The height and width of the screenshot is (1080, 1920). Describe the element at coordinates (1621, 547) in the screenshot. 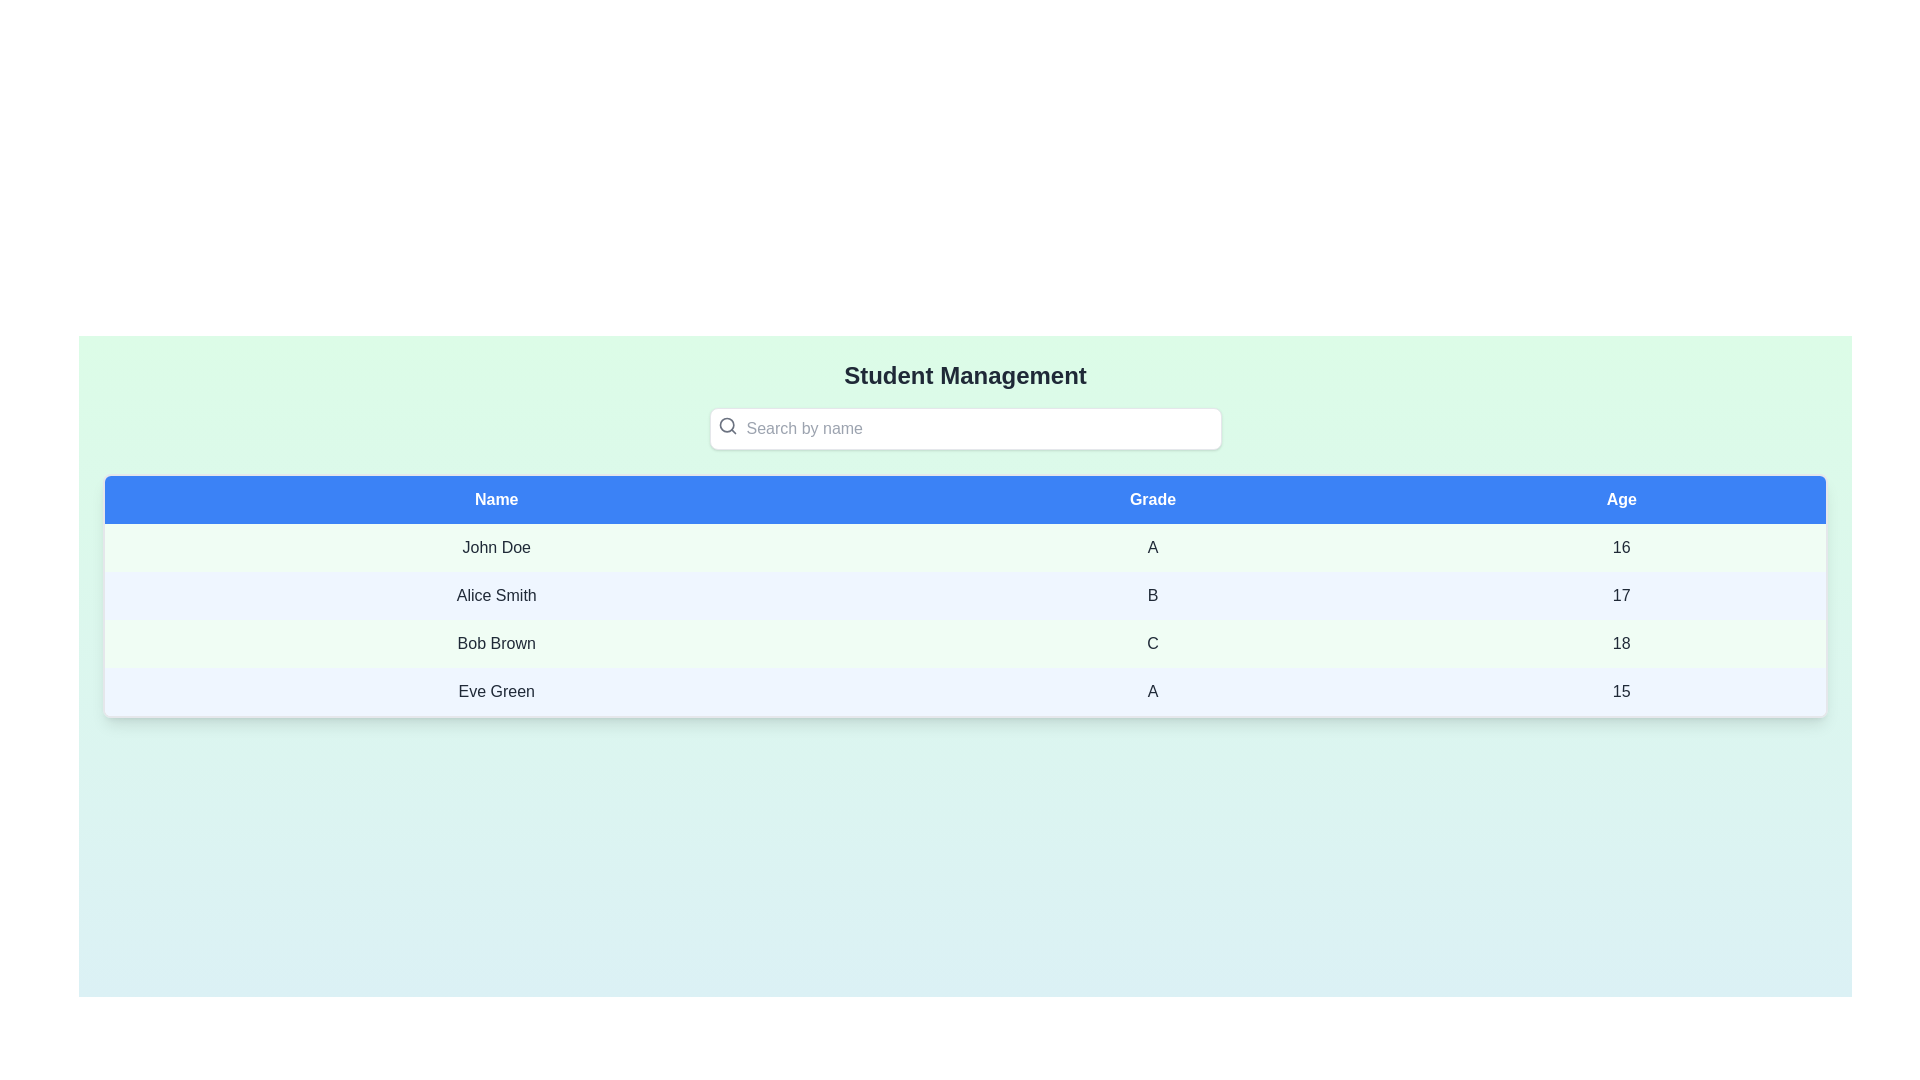

I see `the table cell containing the number '16'` at that location.